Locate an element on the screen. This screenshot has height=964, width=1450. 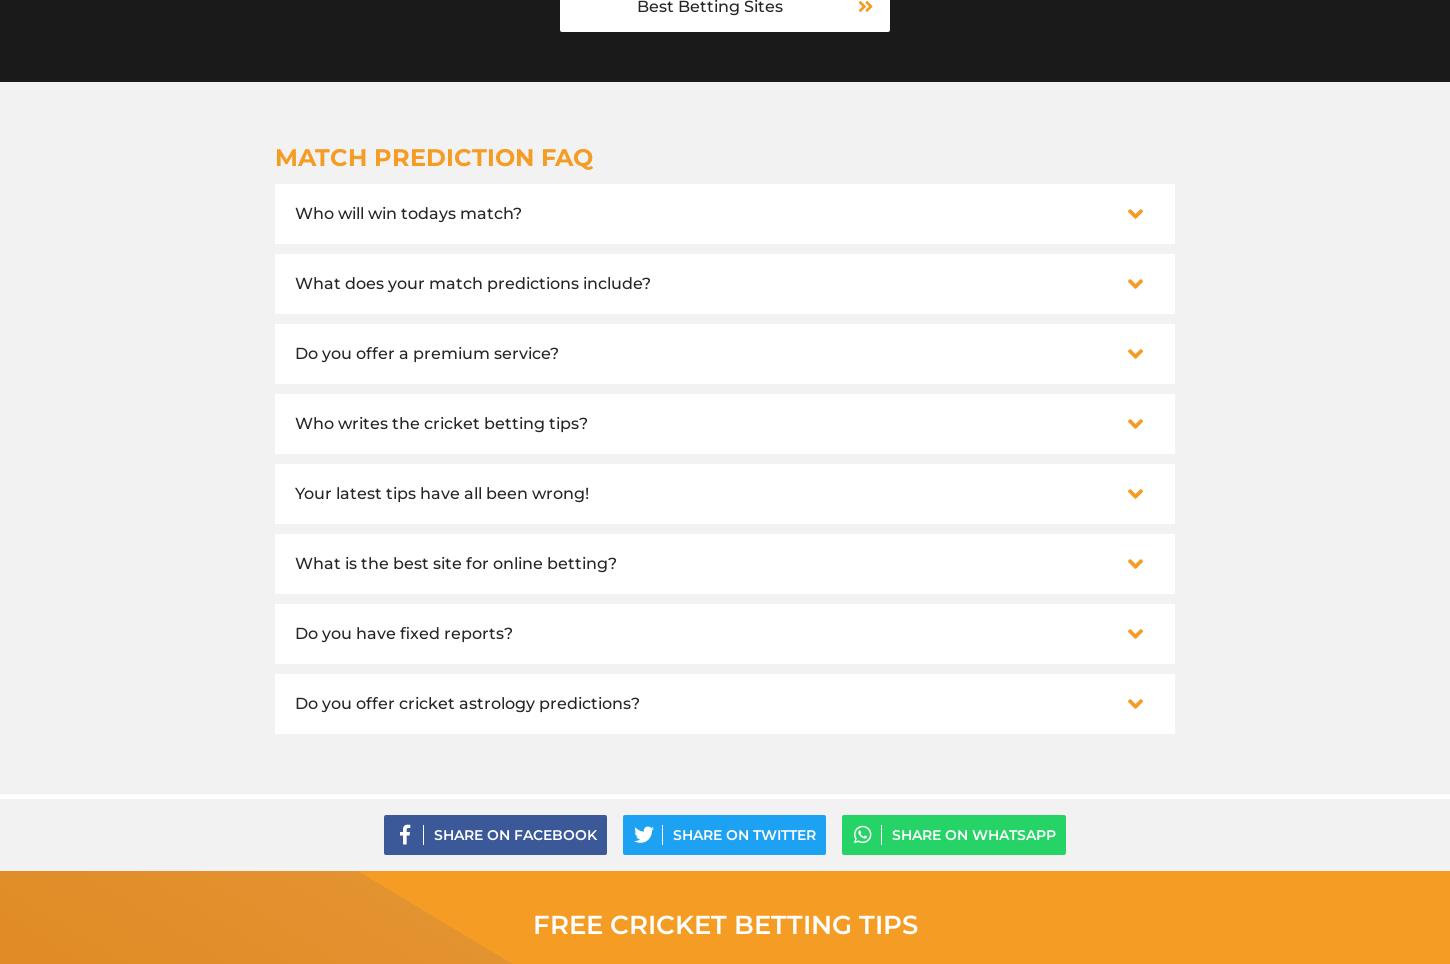
'What does your match predictions include?' is located at coordinates (471, 282).